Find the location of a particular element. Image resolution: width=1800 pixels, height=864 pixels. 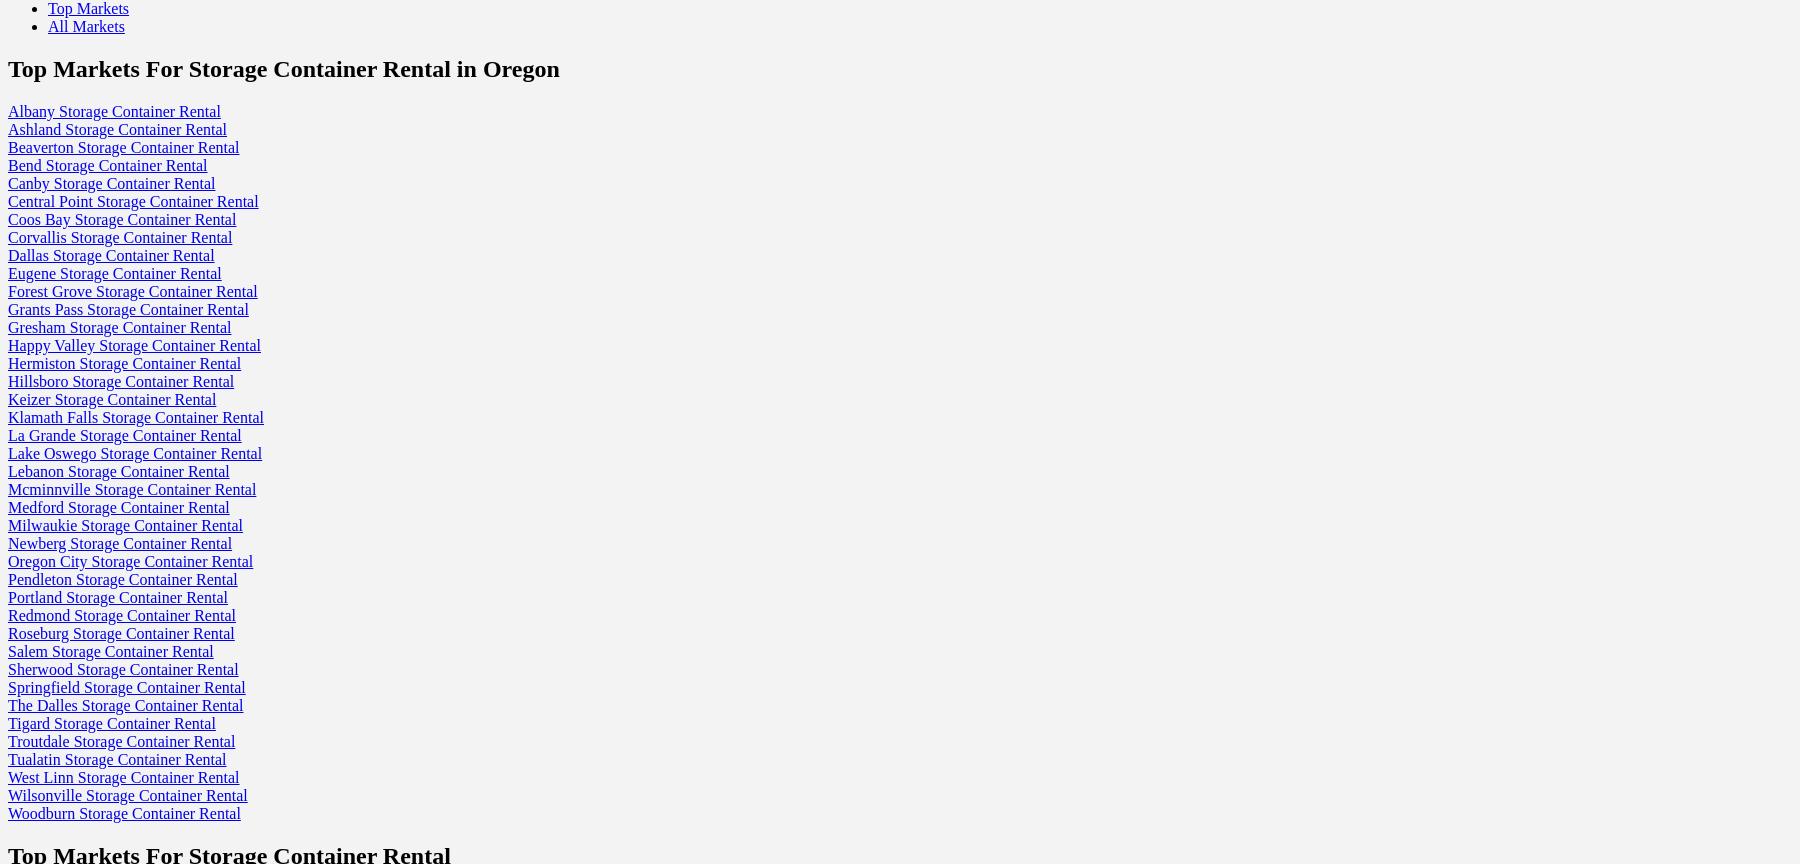

'Corvallis Storage Container Rental' is located at coordinates (120, 236).